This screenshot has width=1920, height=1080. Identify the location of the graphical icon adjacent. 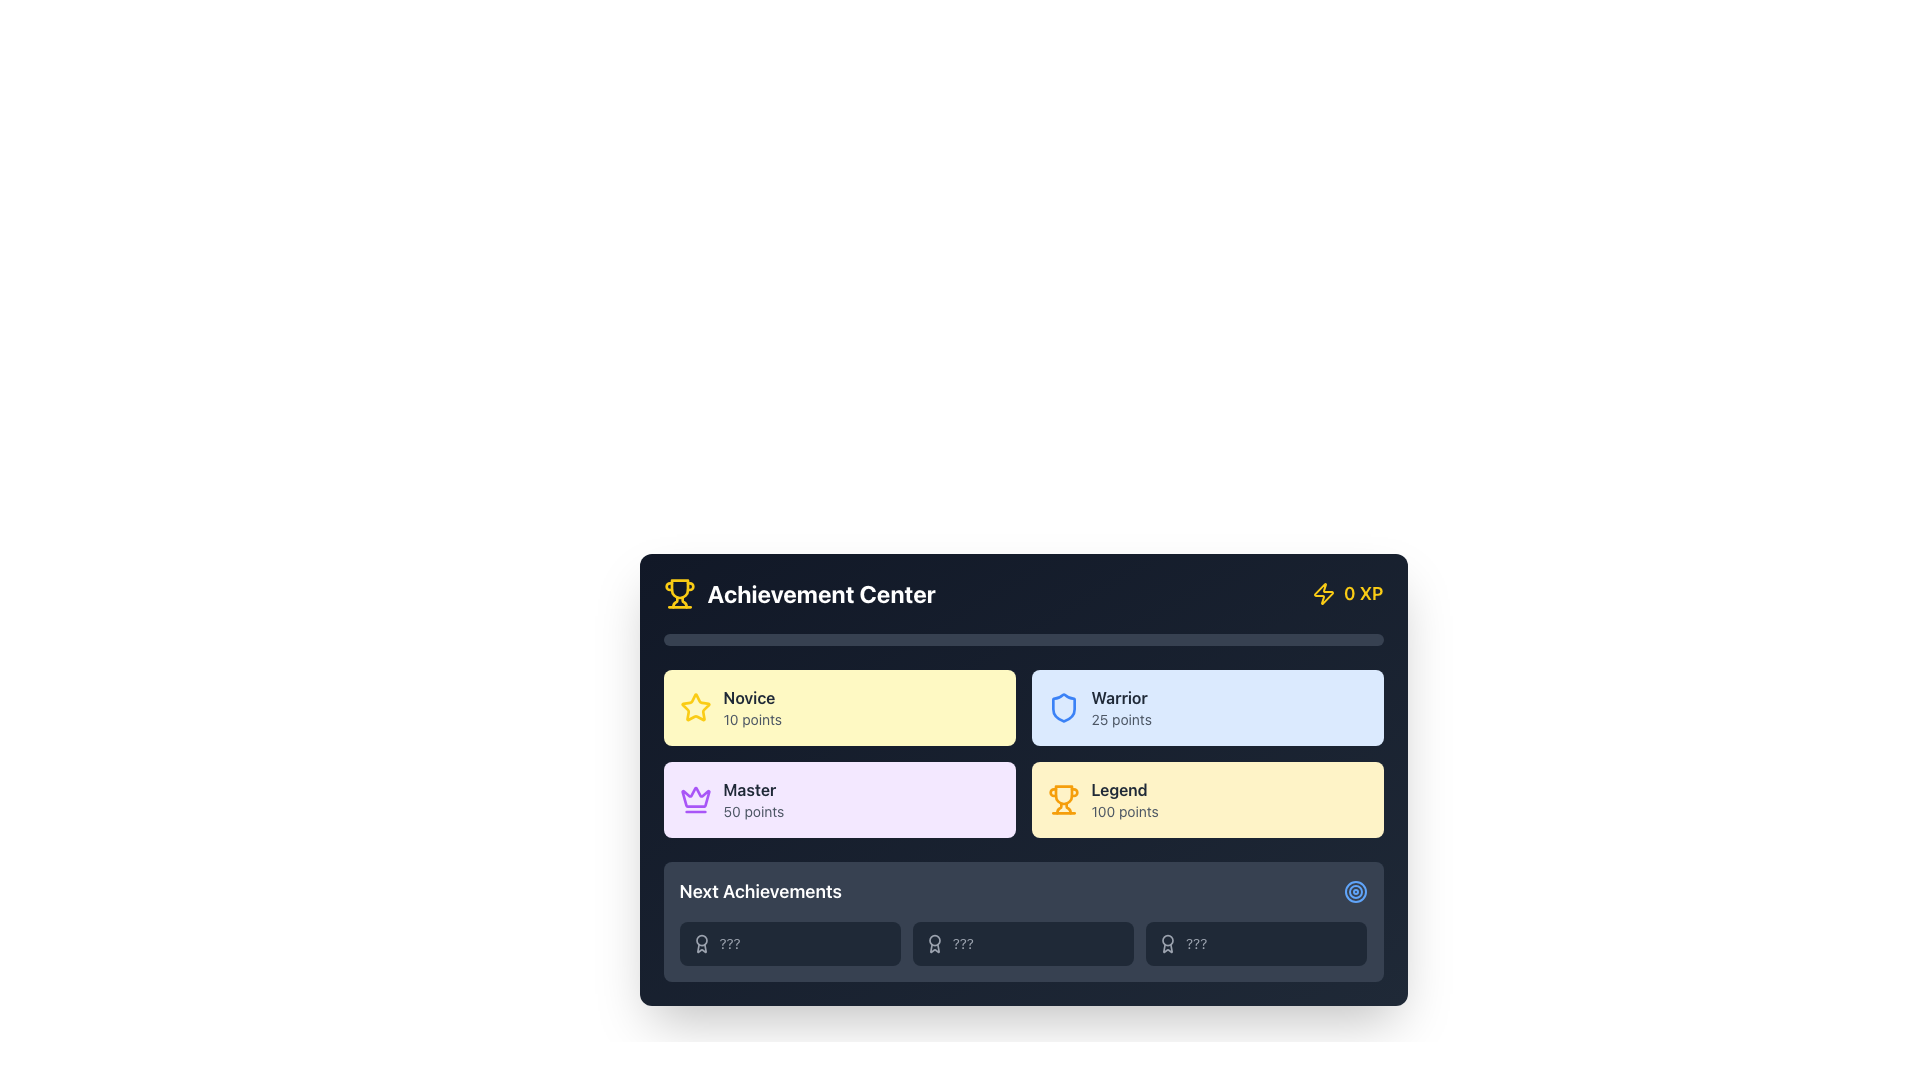
(798, 593).